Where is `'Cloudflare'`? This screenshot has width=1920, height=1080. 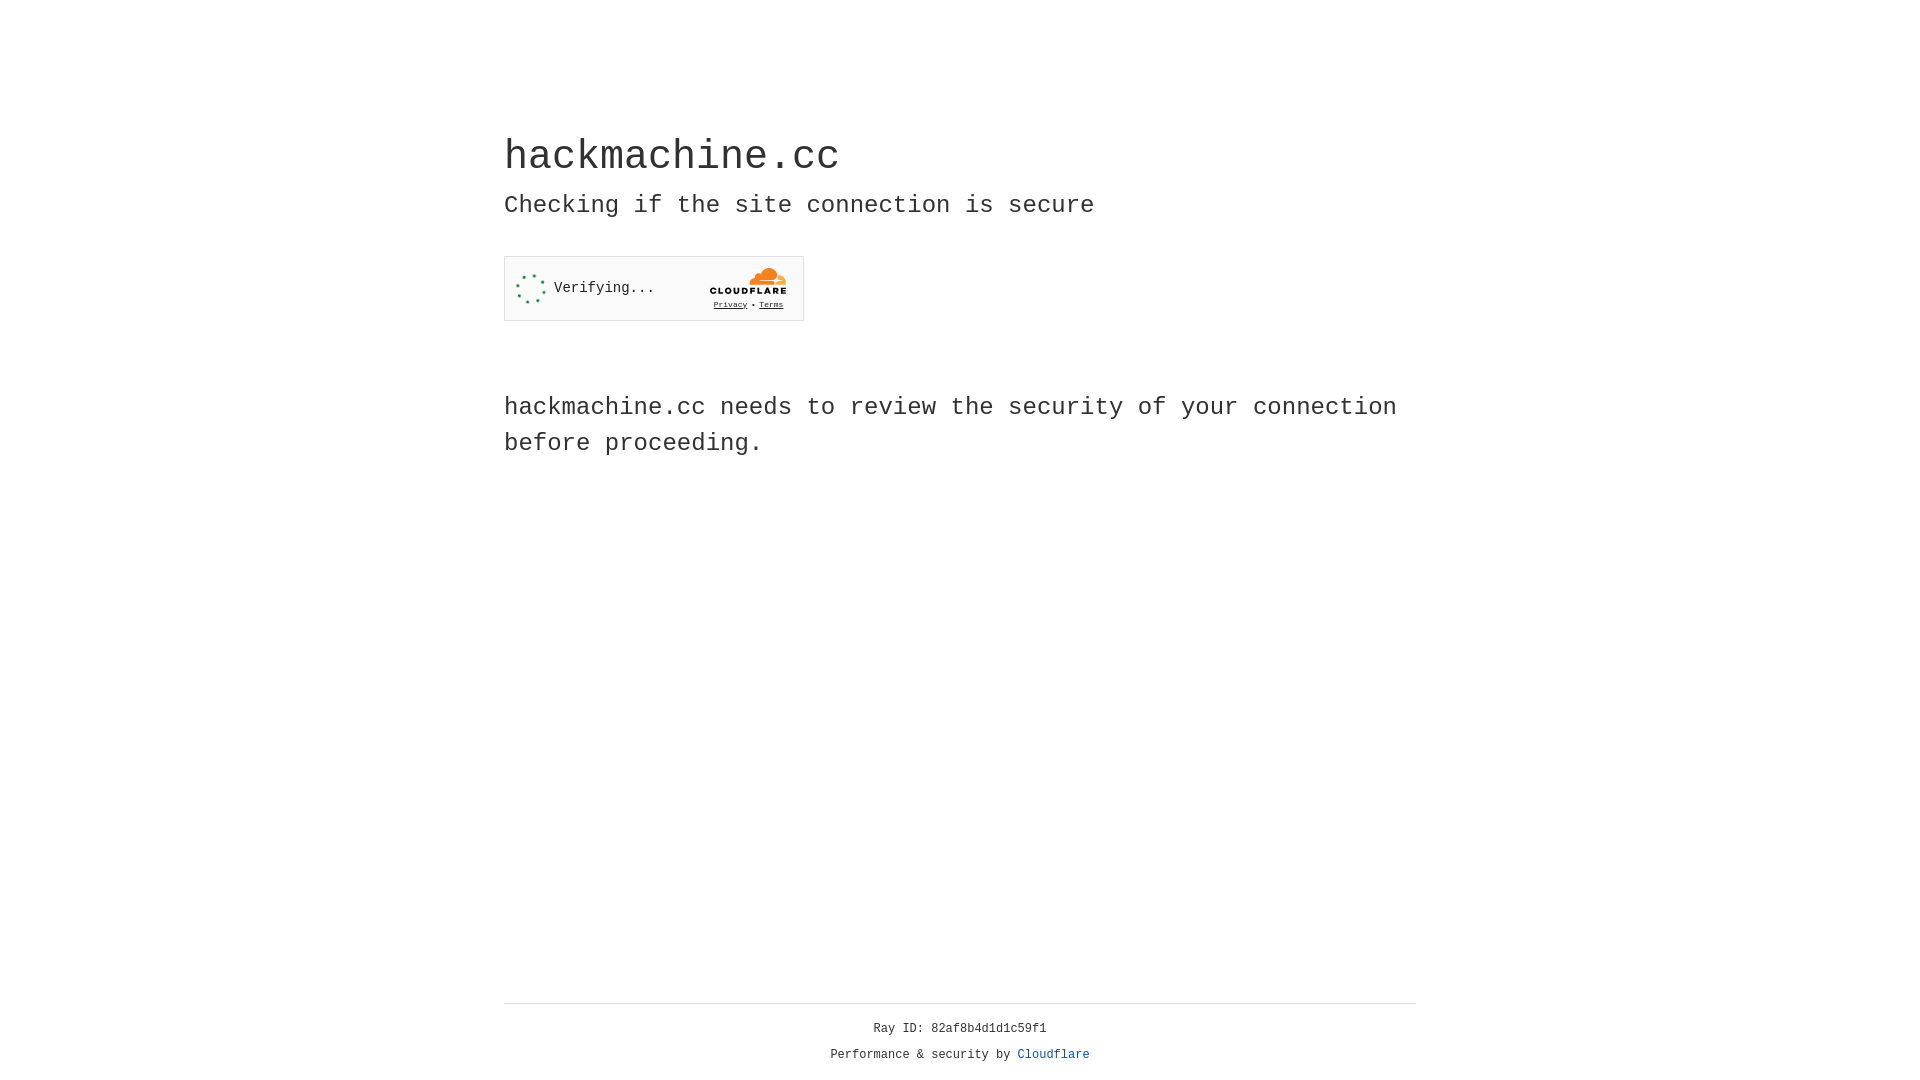 'Cloudflare' is located at coordinates (1053, 1054).